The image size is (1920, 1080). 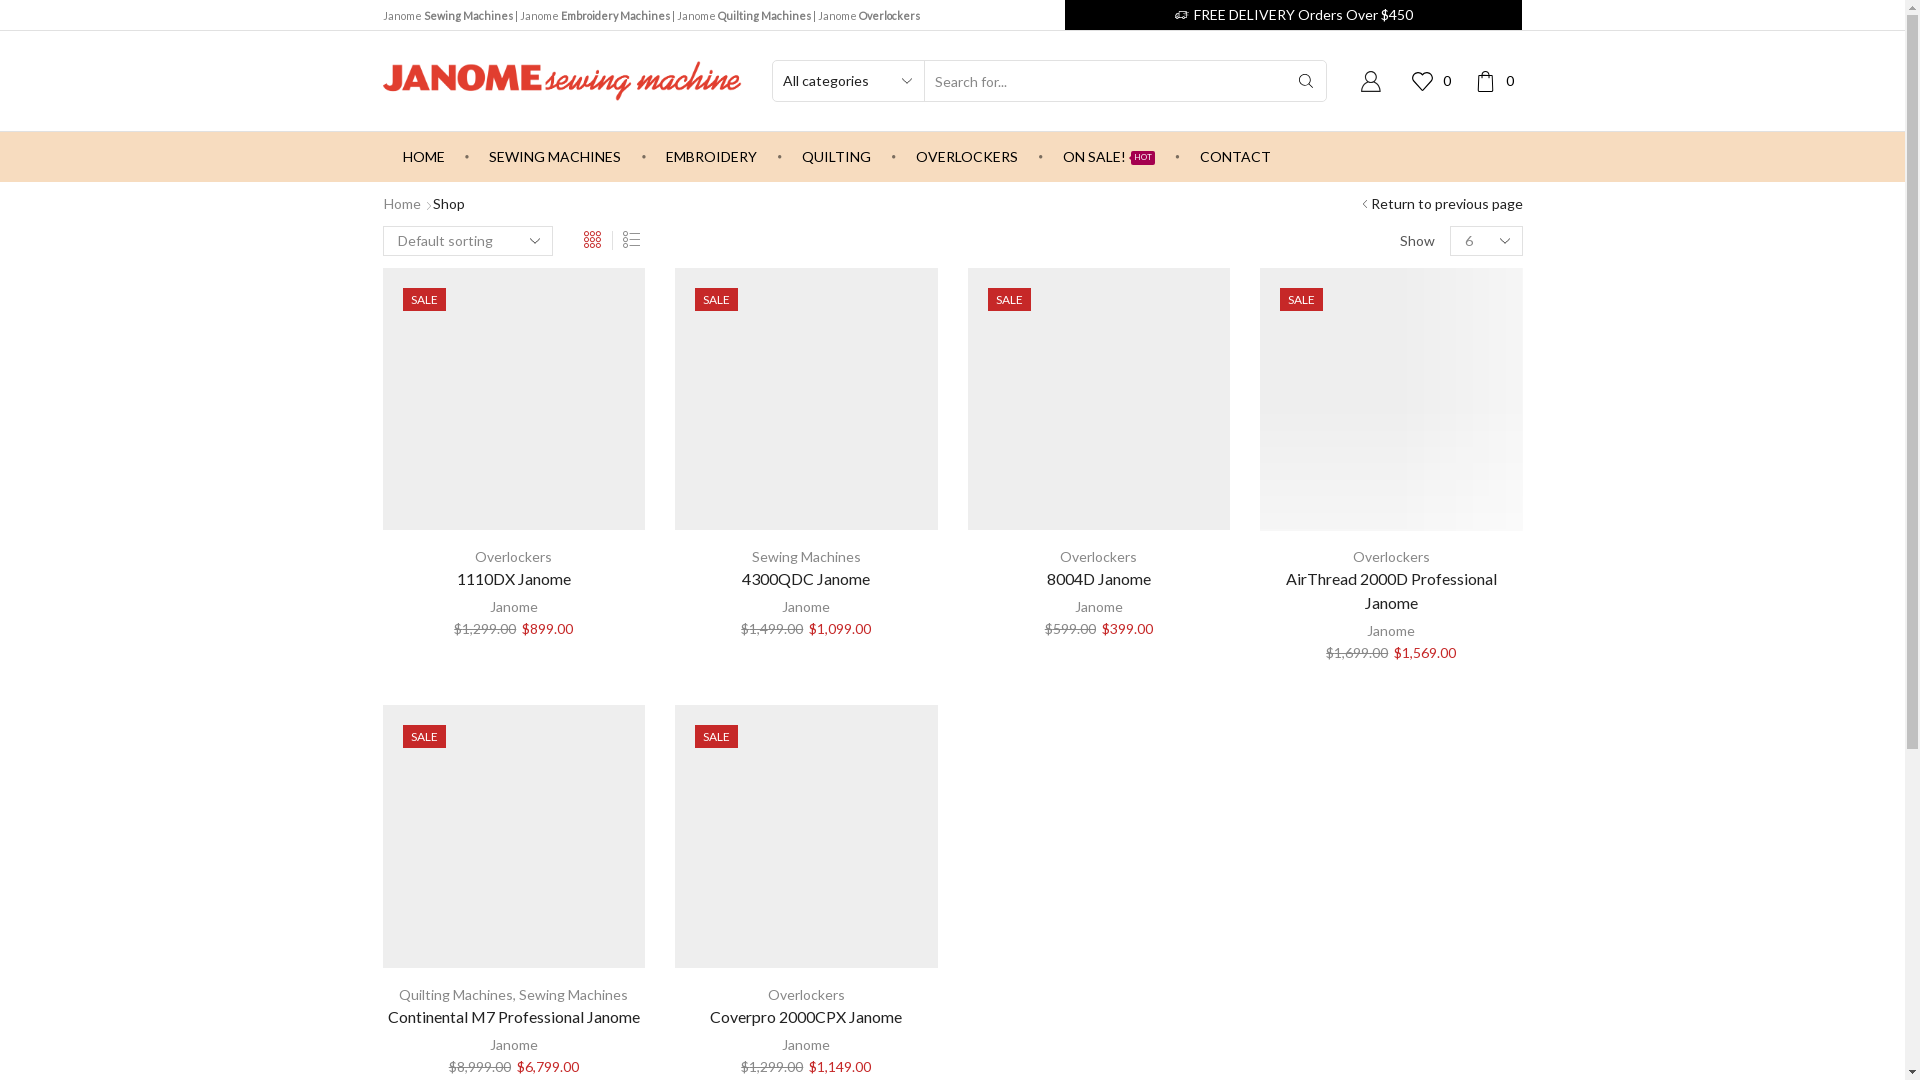 What do you see at coordinates (445, 15) in the screenshot?
I see `'Janome Sewing Machines'` at bounding box center [445, 15].